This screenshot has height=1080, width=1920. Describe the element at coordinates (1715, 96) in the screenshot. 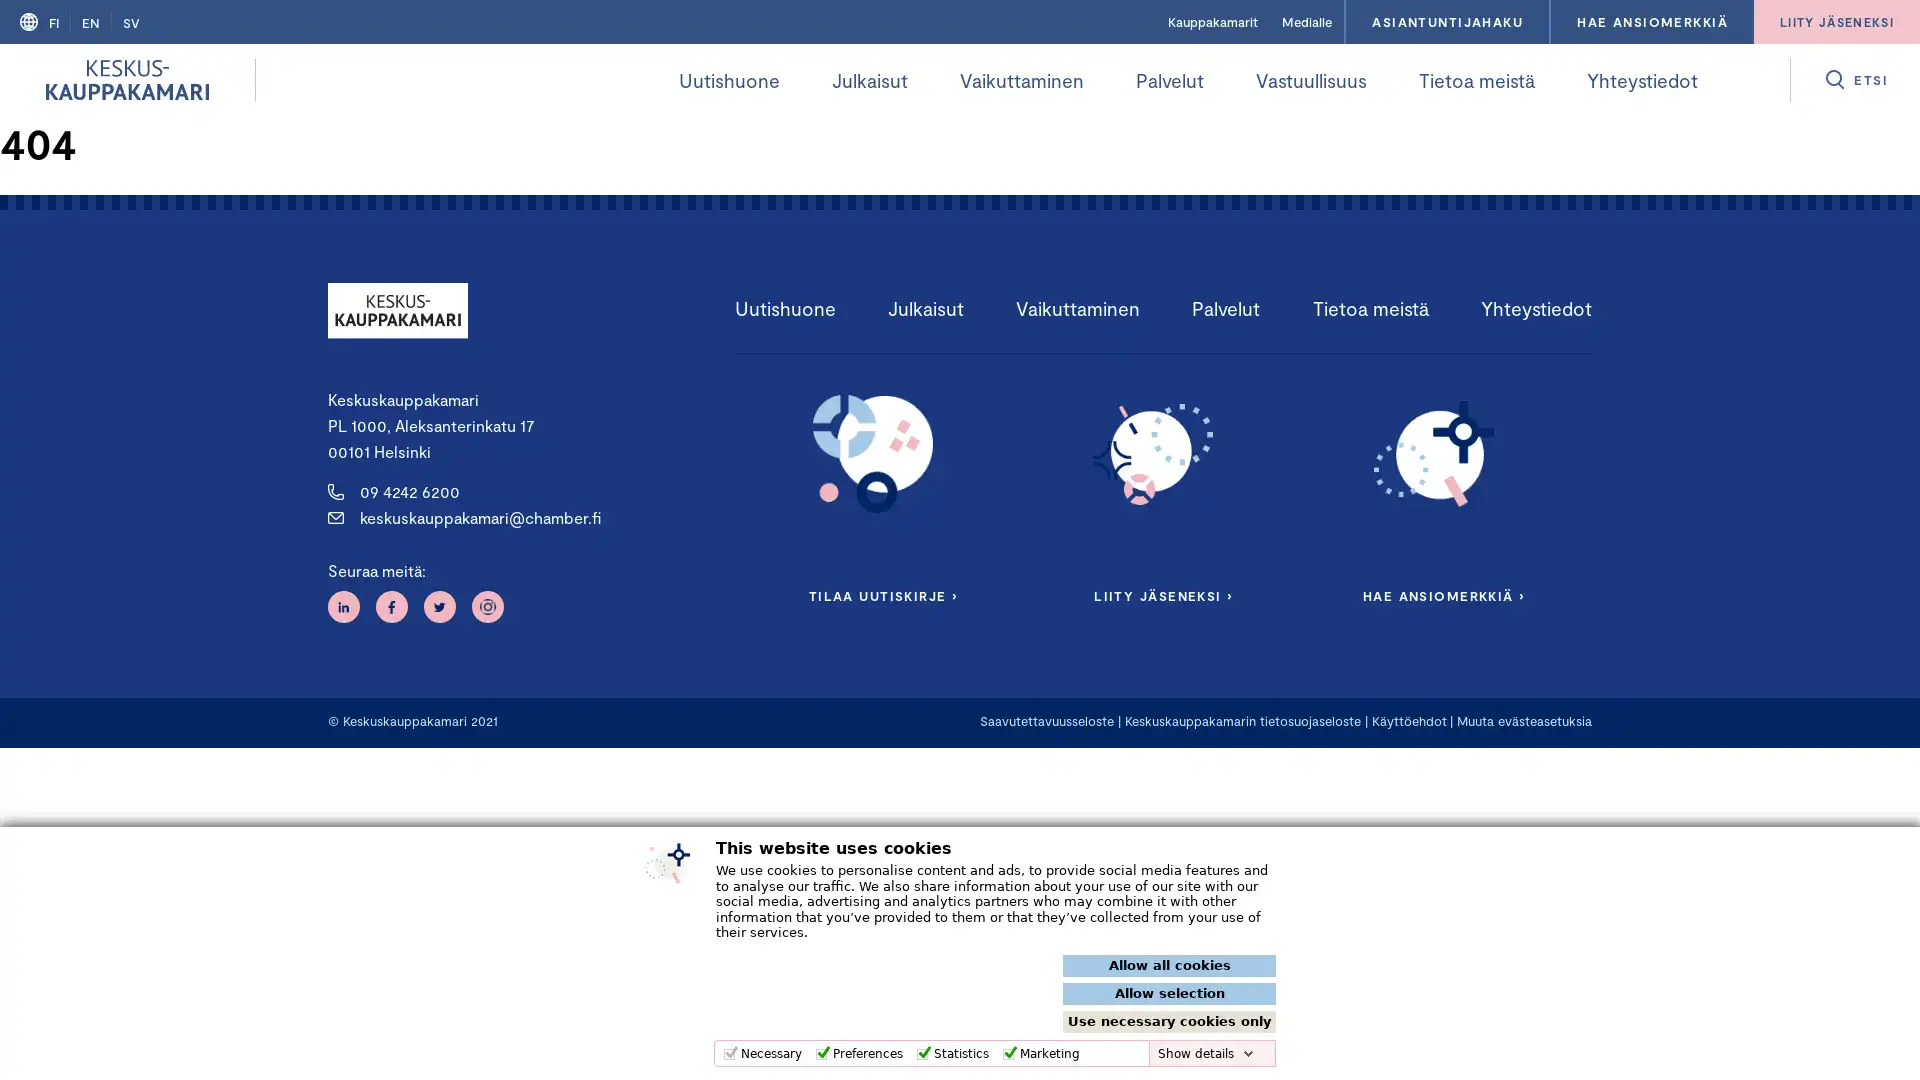

I see `Avaa alivalikko kohteelle Yhteystiedot` at that location.